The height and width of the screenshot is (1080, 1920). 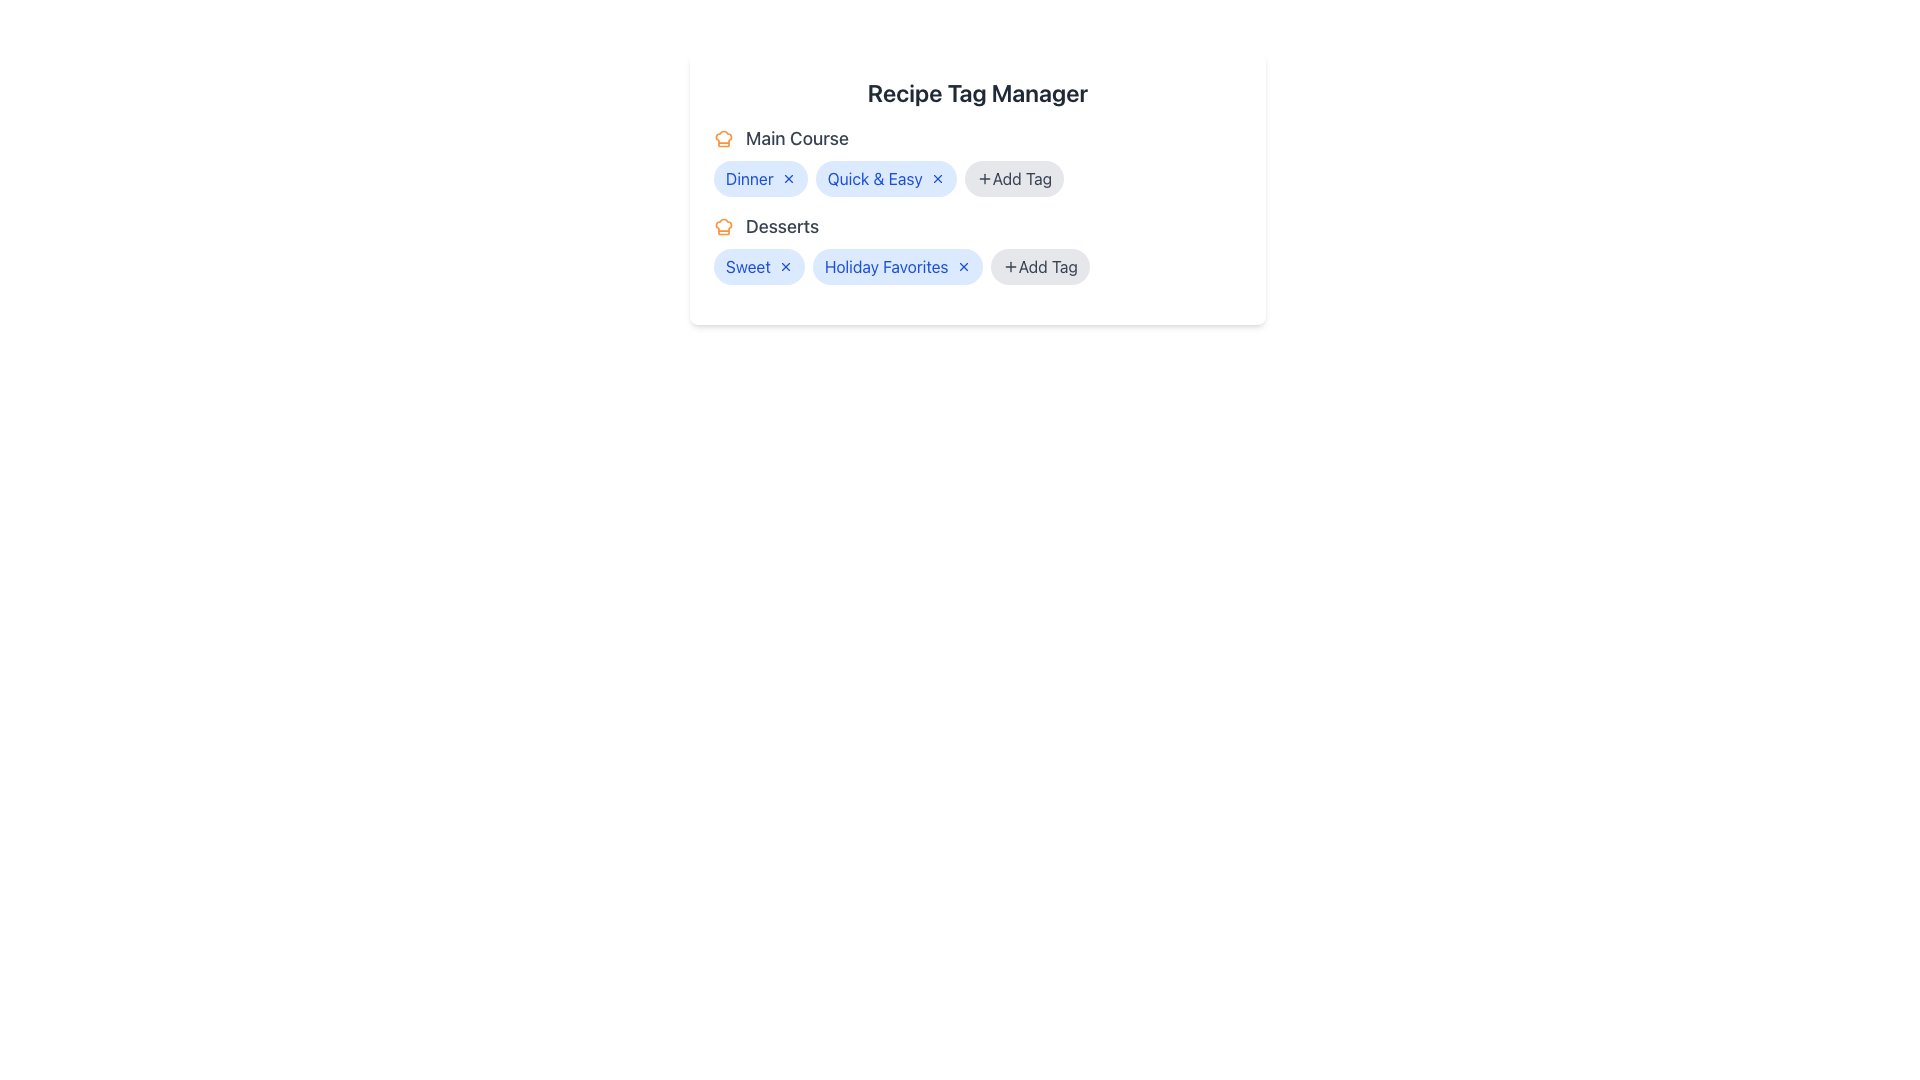 What do you see at coordinates (747, 265) in the screenshot?
I see `the text label displaying the word 'Sweet' in blue font, part of a rounded pill-shaped tag in the 'Desserts' section under the 'Recipe Tag Manager' heading` at bounding box center [747, 265].